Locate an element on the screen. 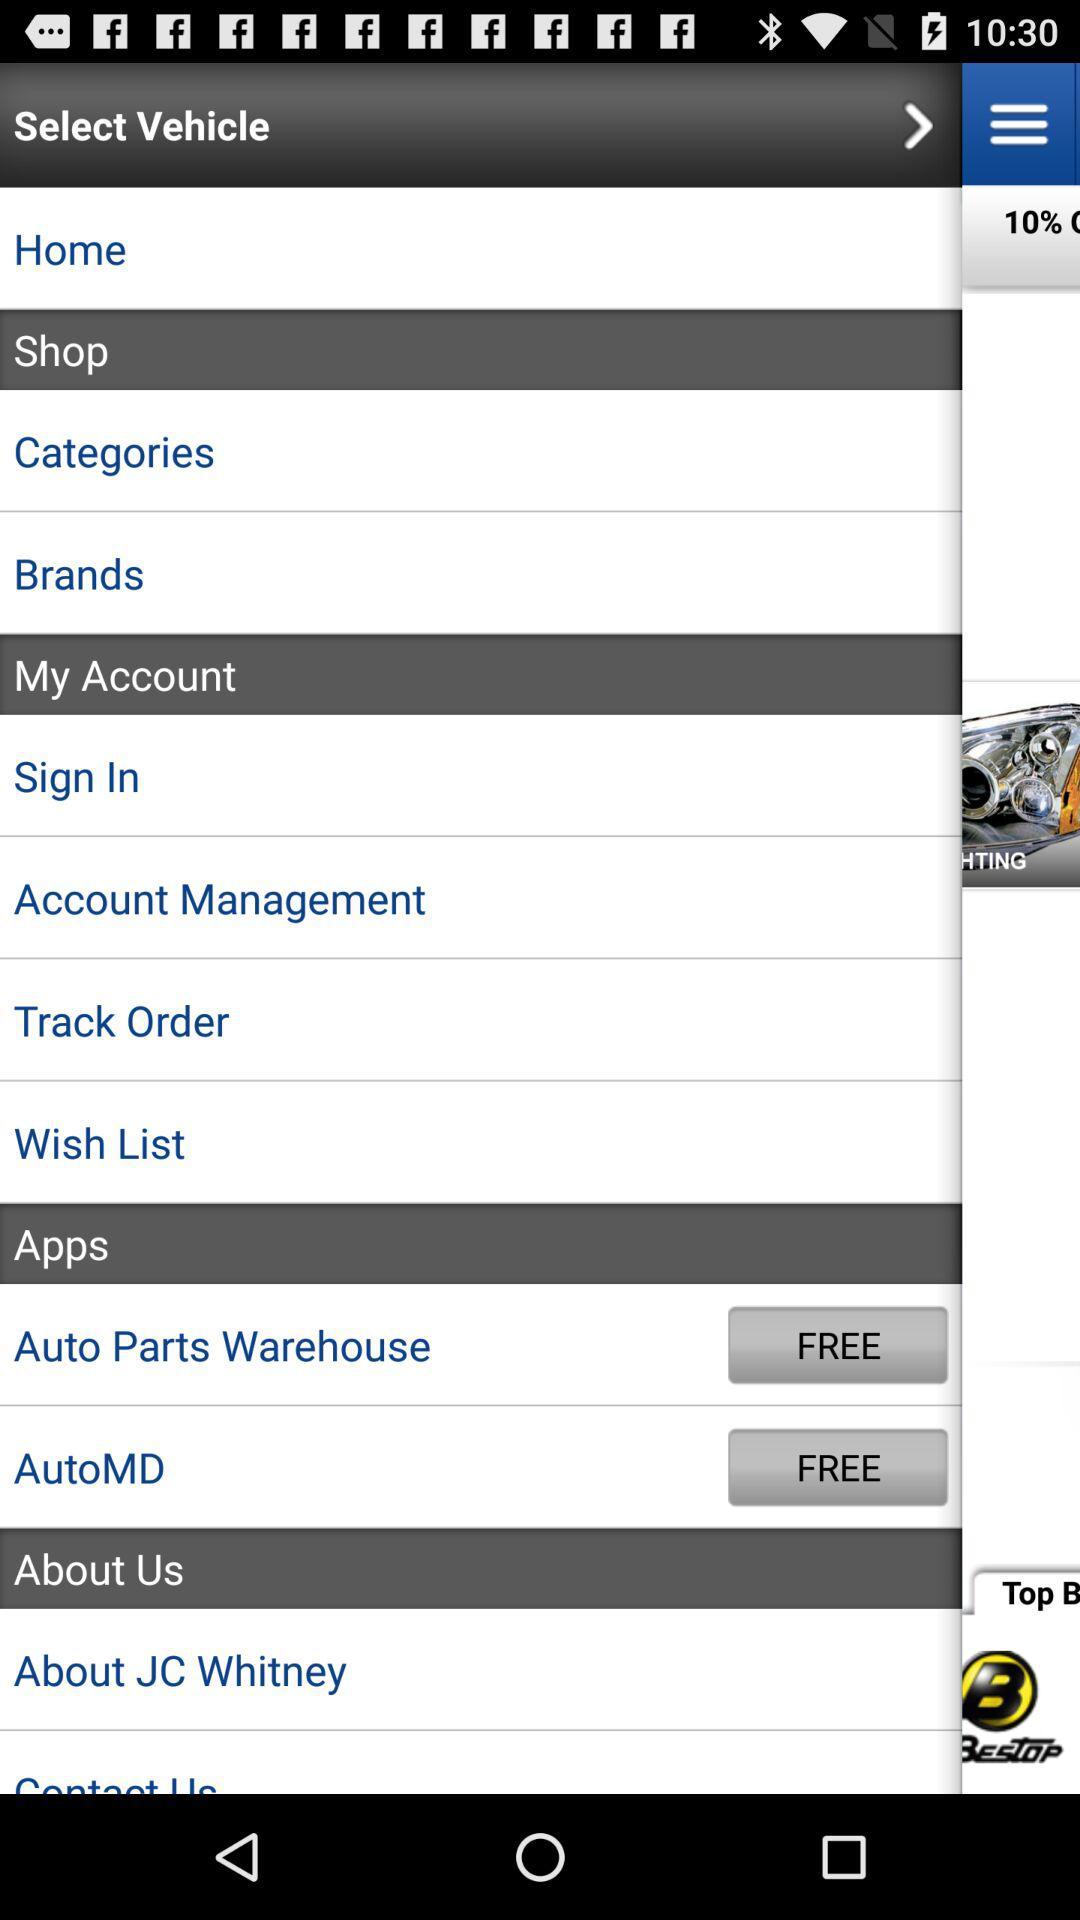 The image size is (1080, 1920). the icon above the shop item is located at coordinates (481, 247).